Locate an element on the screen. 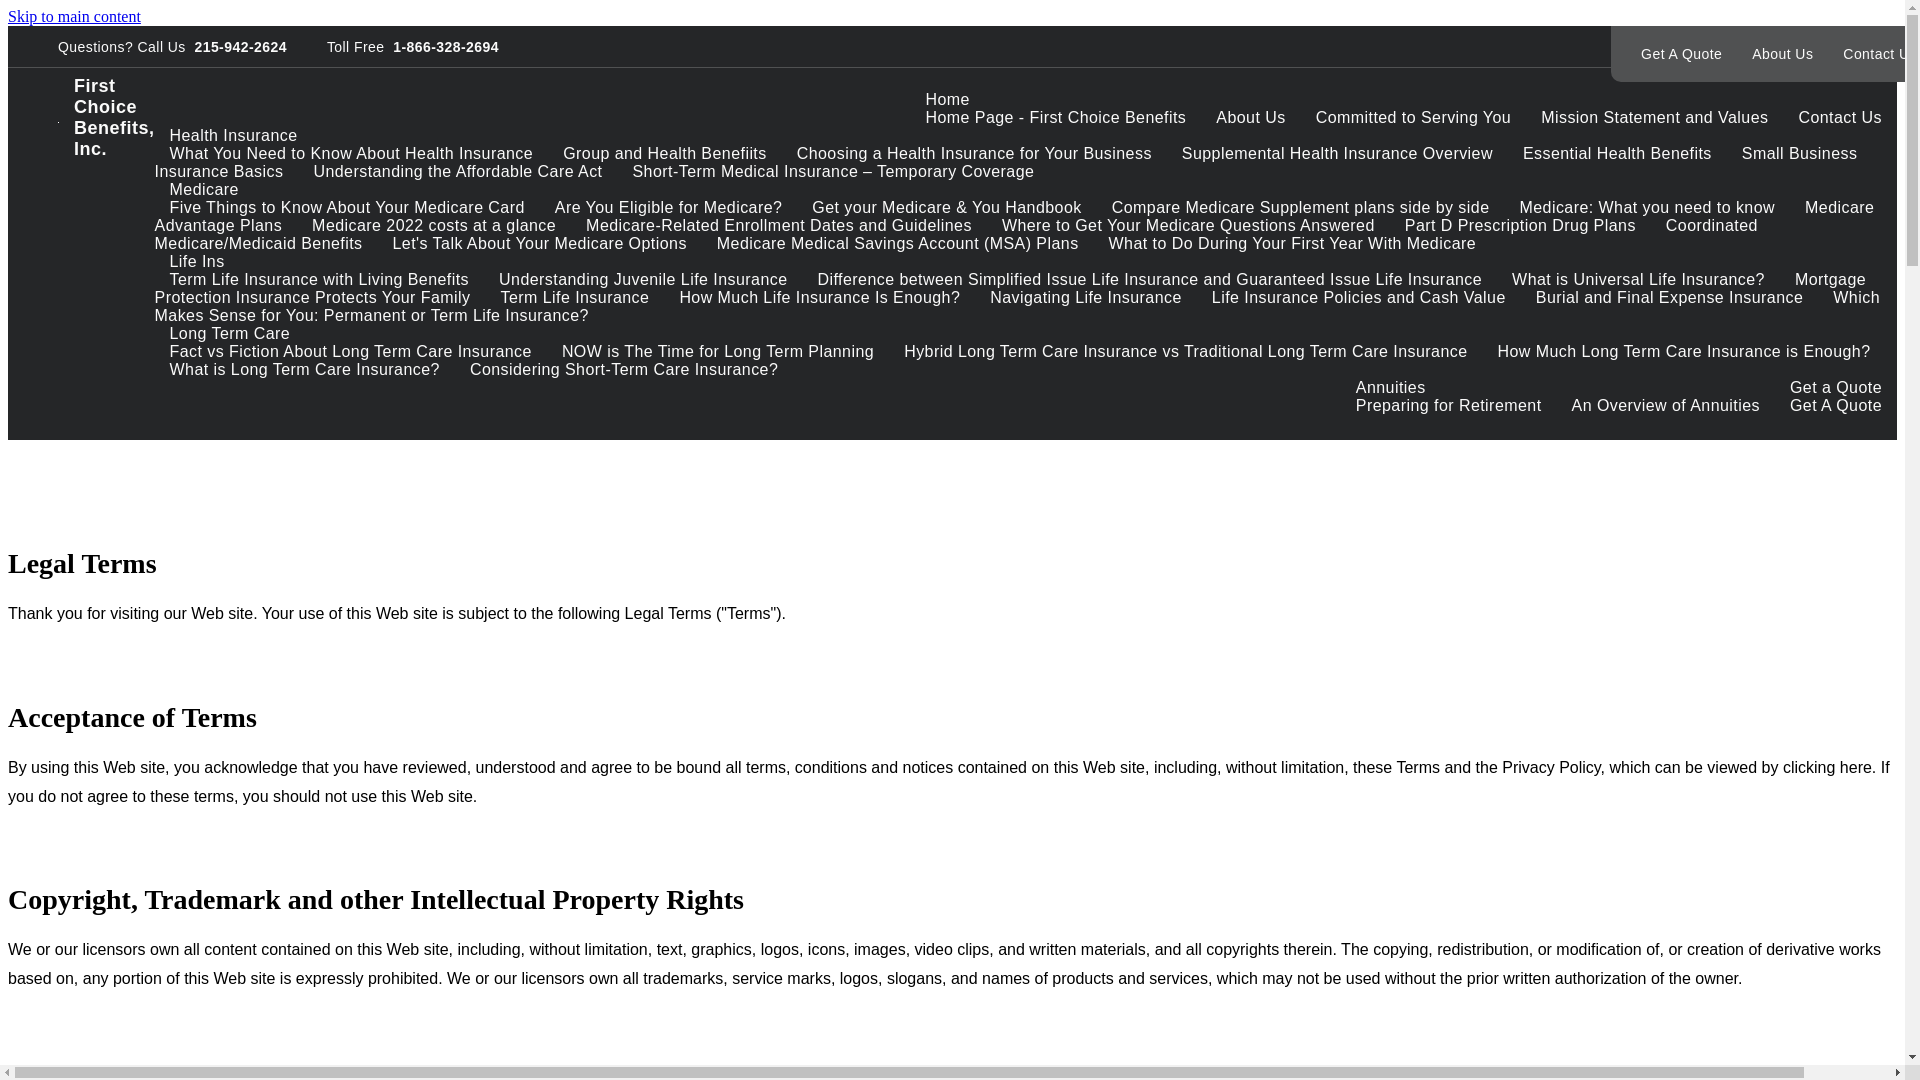 Image resolution: width=1920 pixels, height=1080 pixels. '215-942-2624' is located at coordinates (186, 45).